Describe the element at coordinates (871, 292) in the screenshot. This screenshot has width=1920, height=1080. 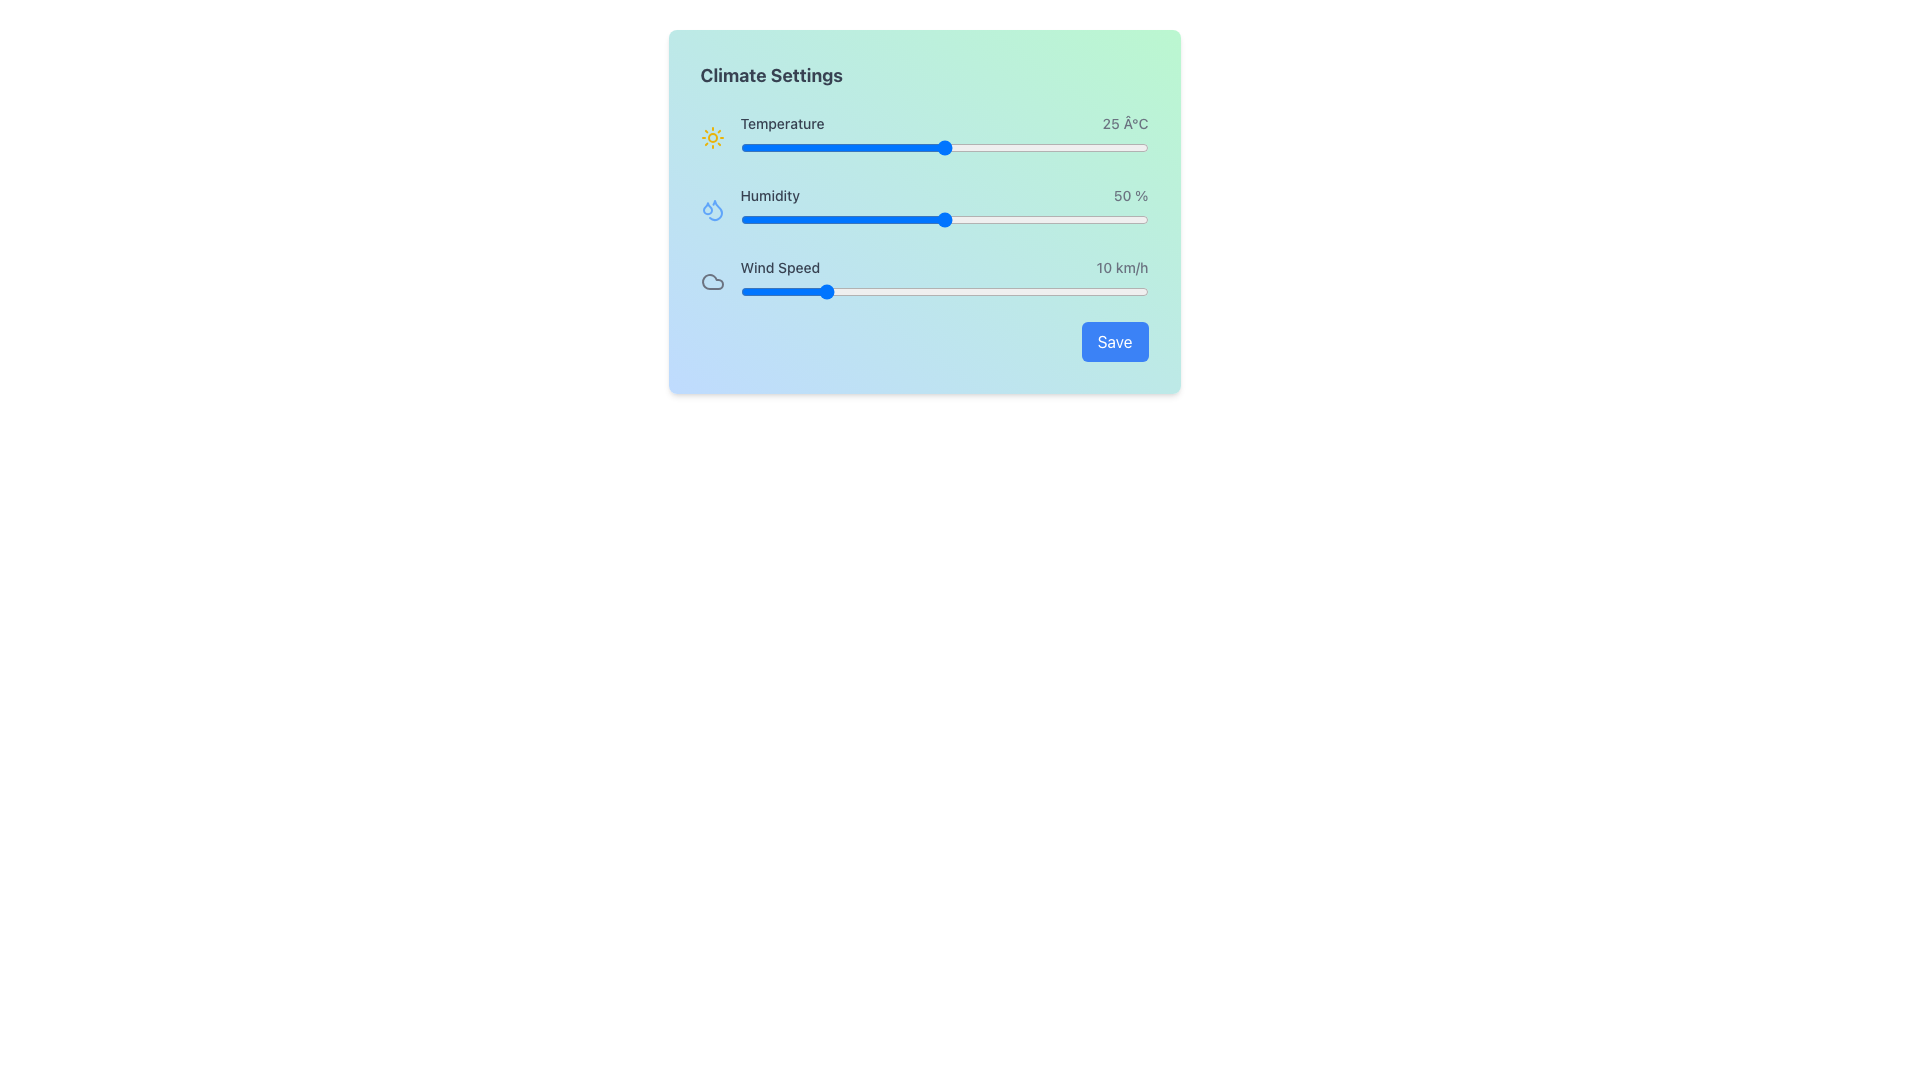
I see `wind speed` at that location.